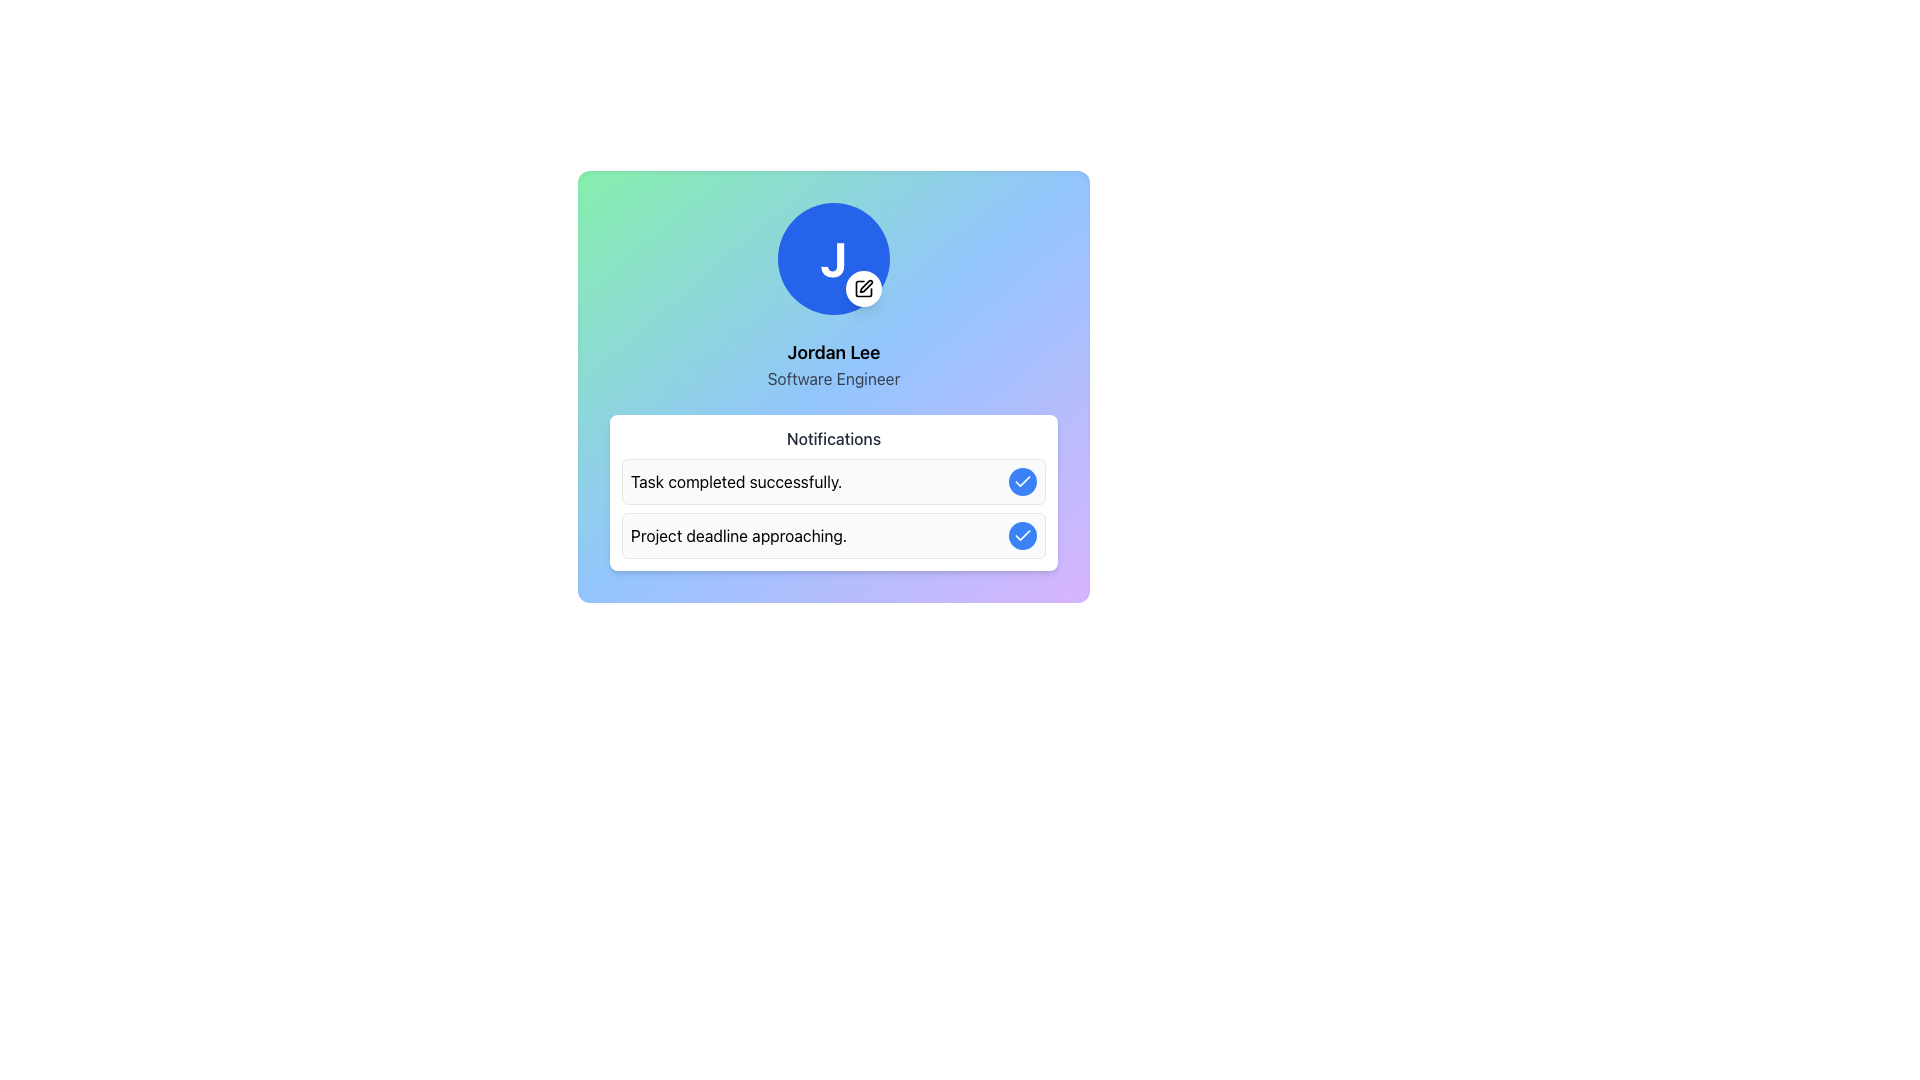 The height and width of the screenshot is (1080, 1920). What do you see at coordinates (834, 352) in the screenshot?
I see `the text label displaying 'Jordan Lee', which is in bold and slightly larger font, located just below the circular profile icon with the letter 'J'` at bounding box center [834, 352].